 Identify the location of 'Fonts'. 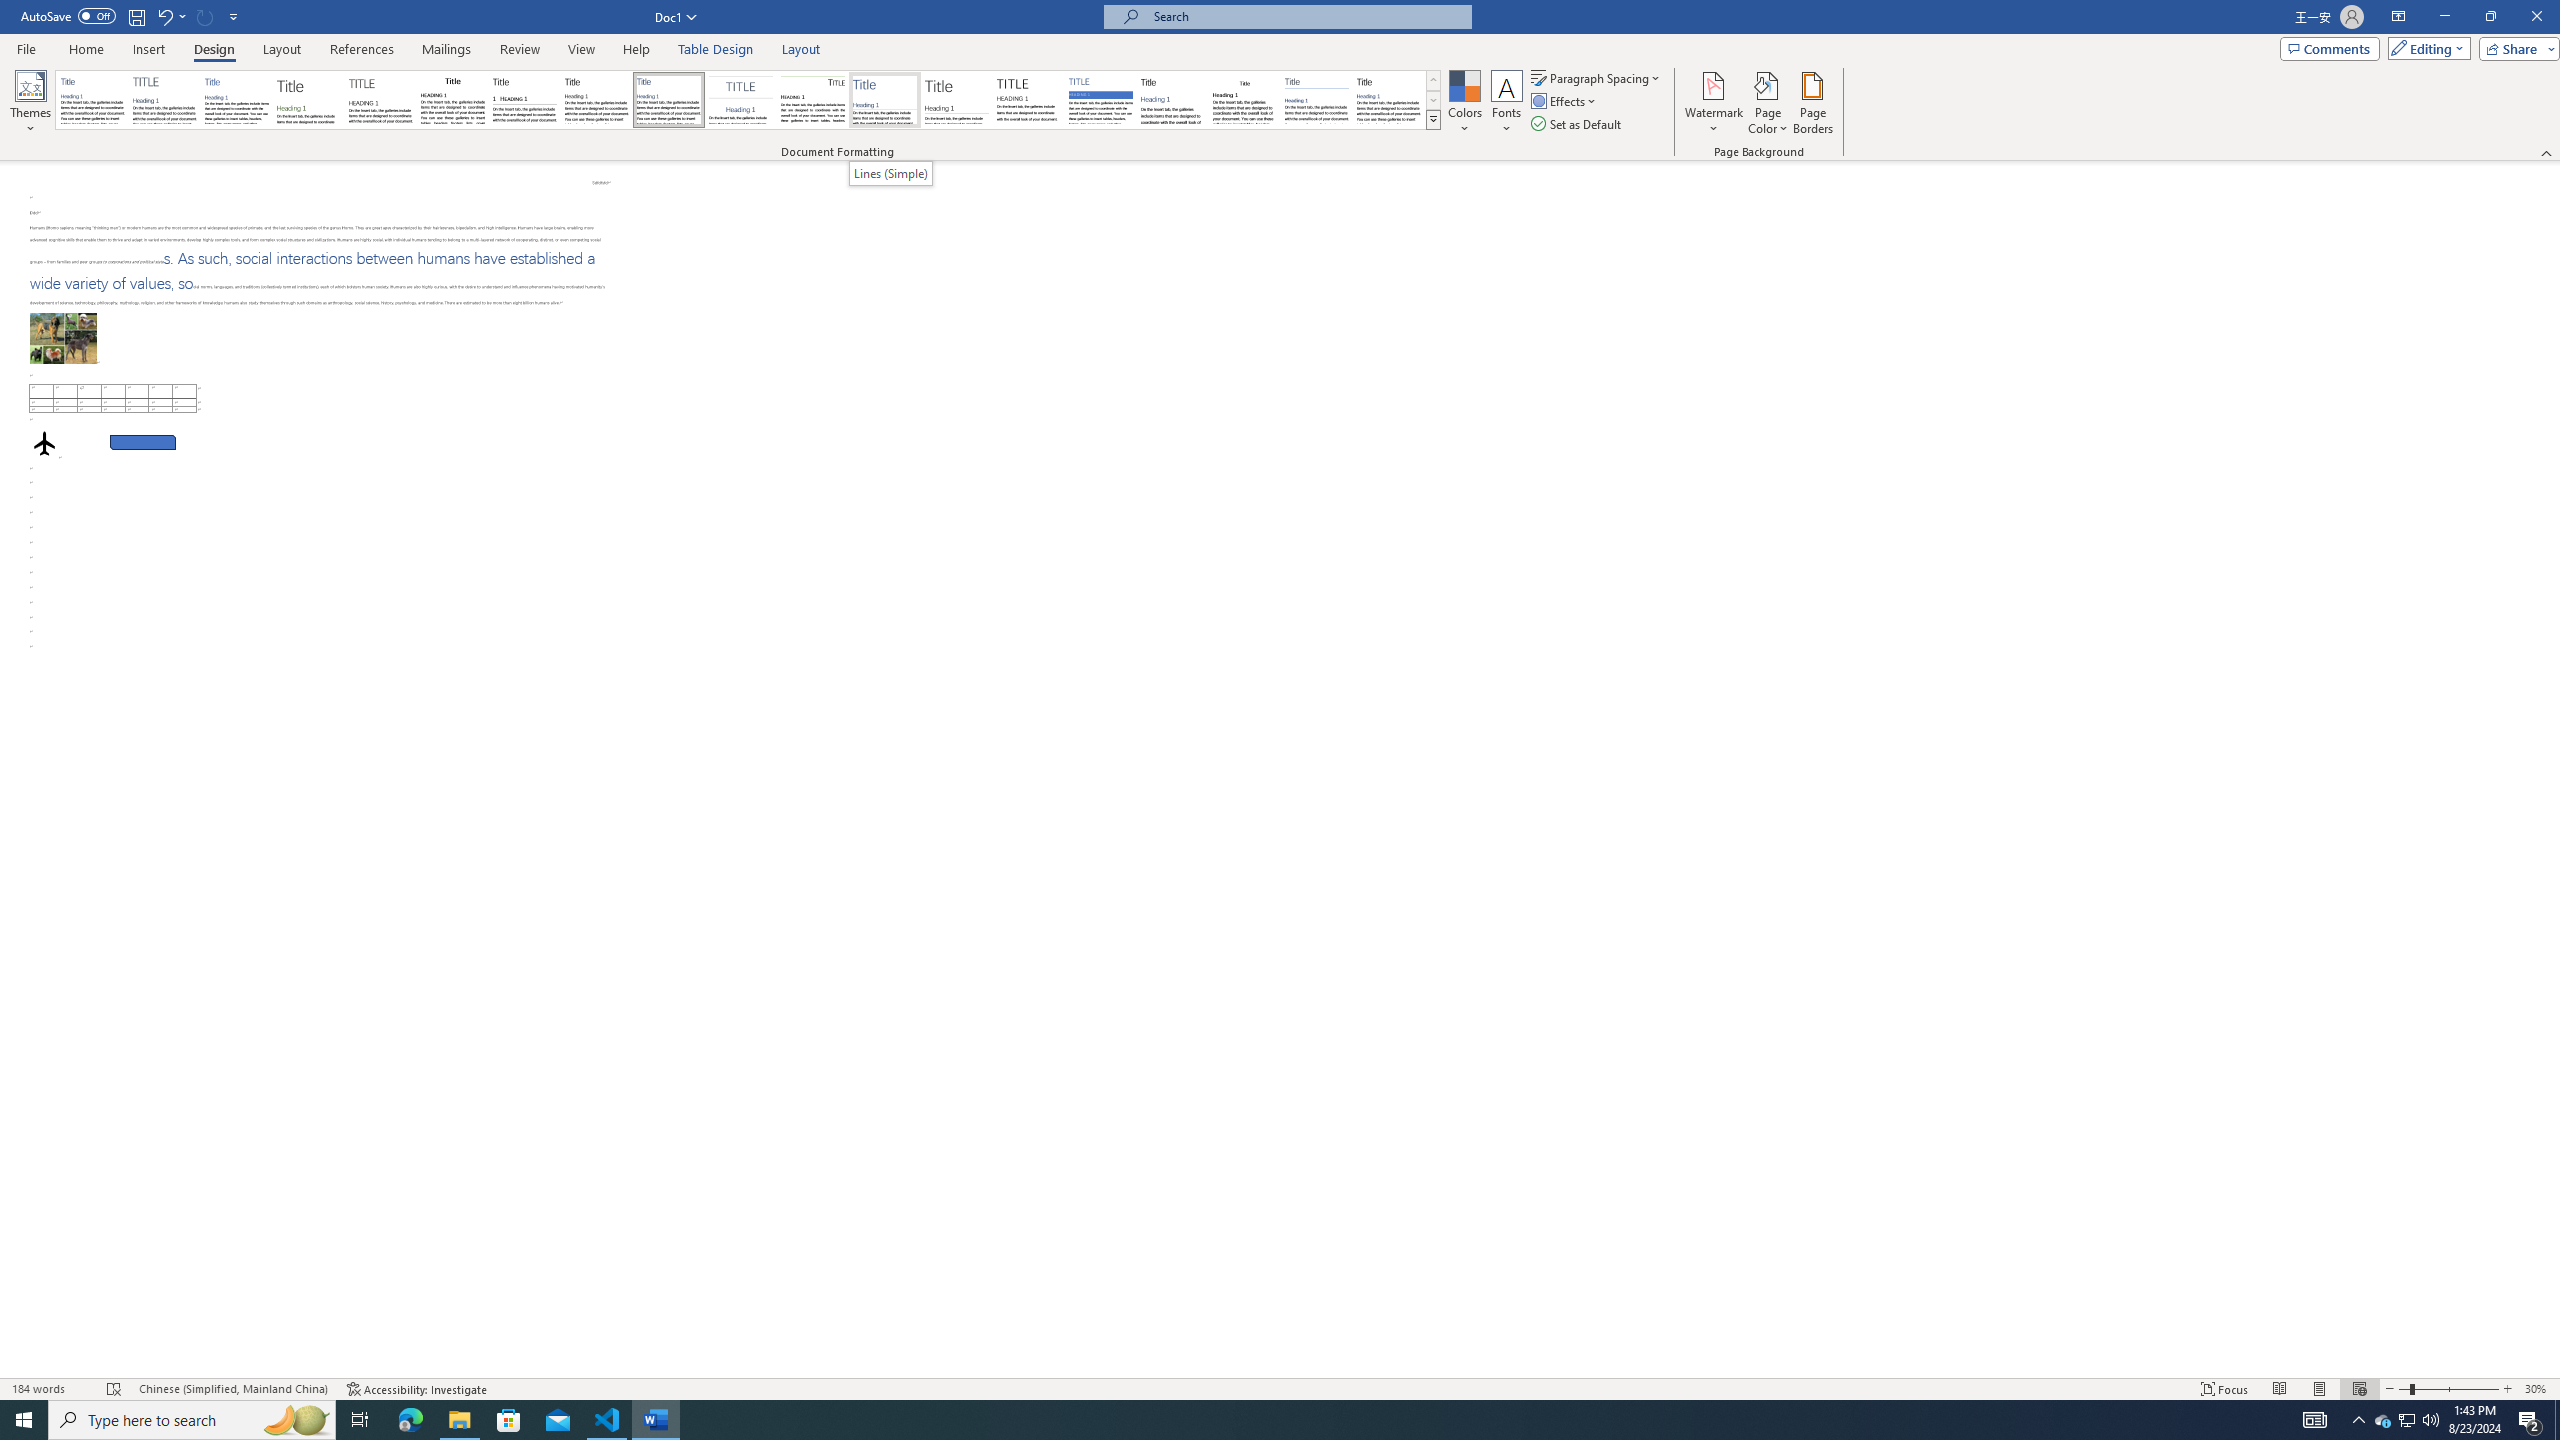
(1505, 103).